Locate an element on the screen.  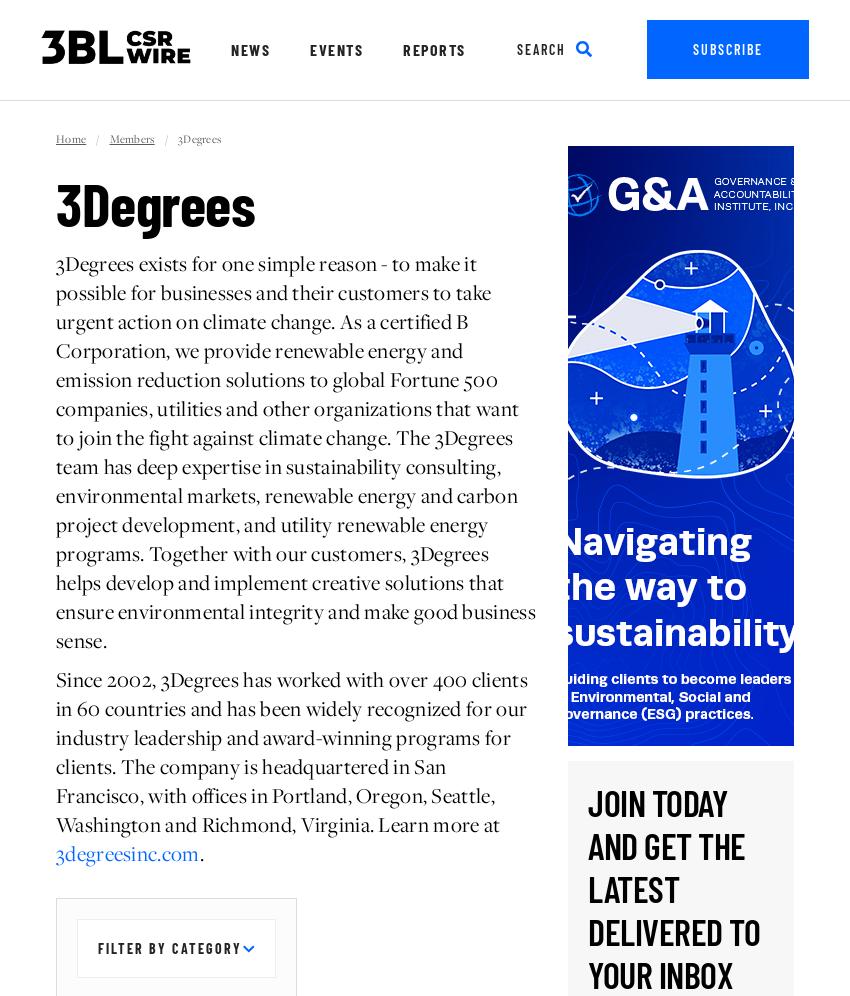
'Members' is located at coordinates (131, 138).